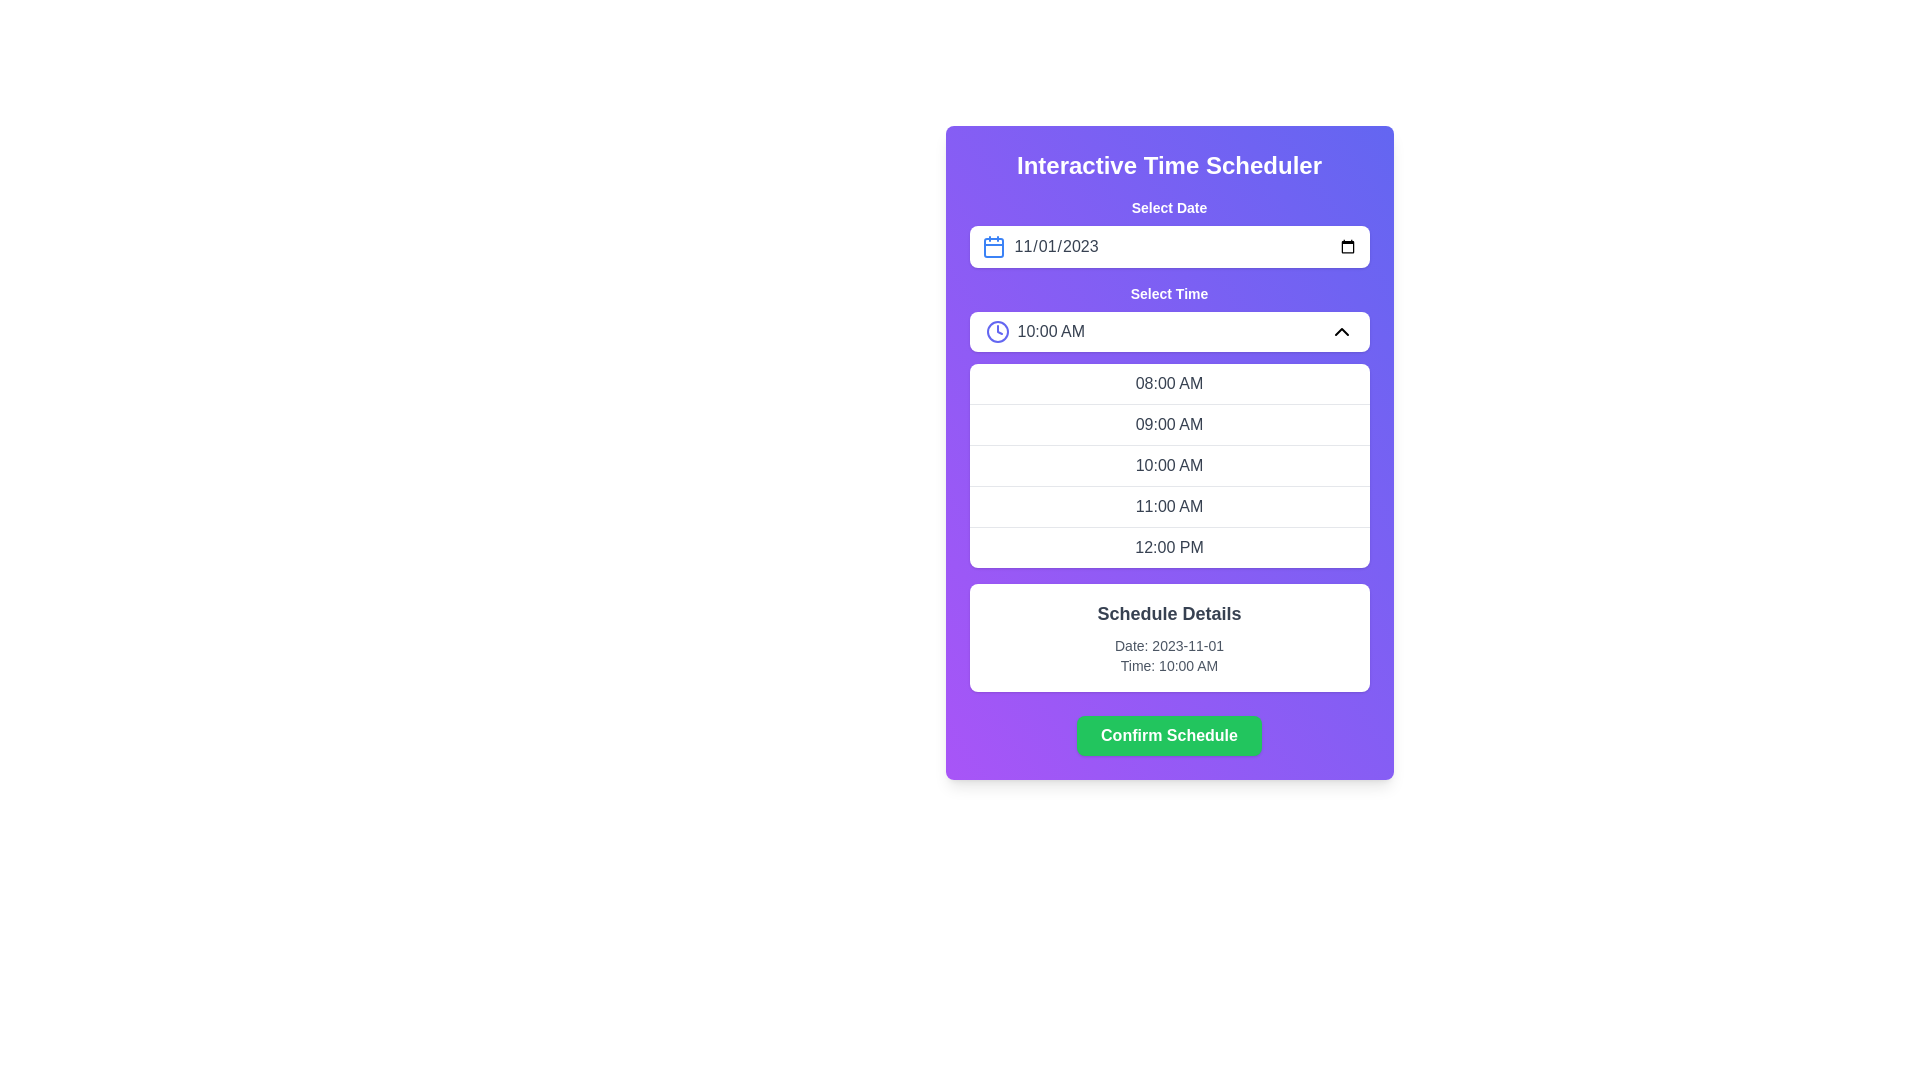 The height and width of the screenshot is (1080, 1920). Describe the element at coordinates (997, 330) in the screenshot. I see `the time icon located to the left of the '10:00 AM' text in the 'Select Time' section, which is part of a horizontal layout` at that location.